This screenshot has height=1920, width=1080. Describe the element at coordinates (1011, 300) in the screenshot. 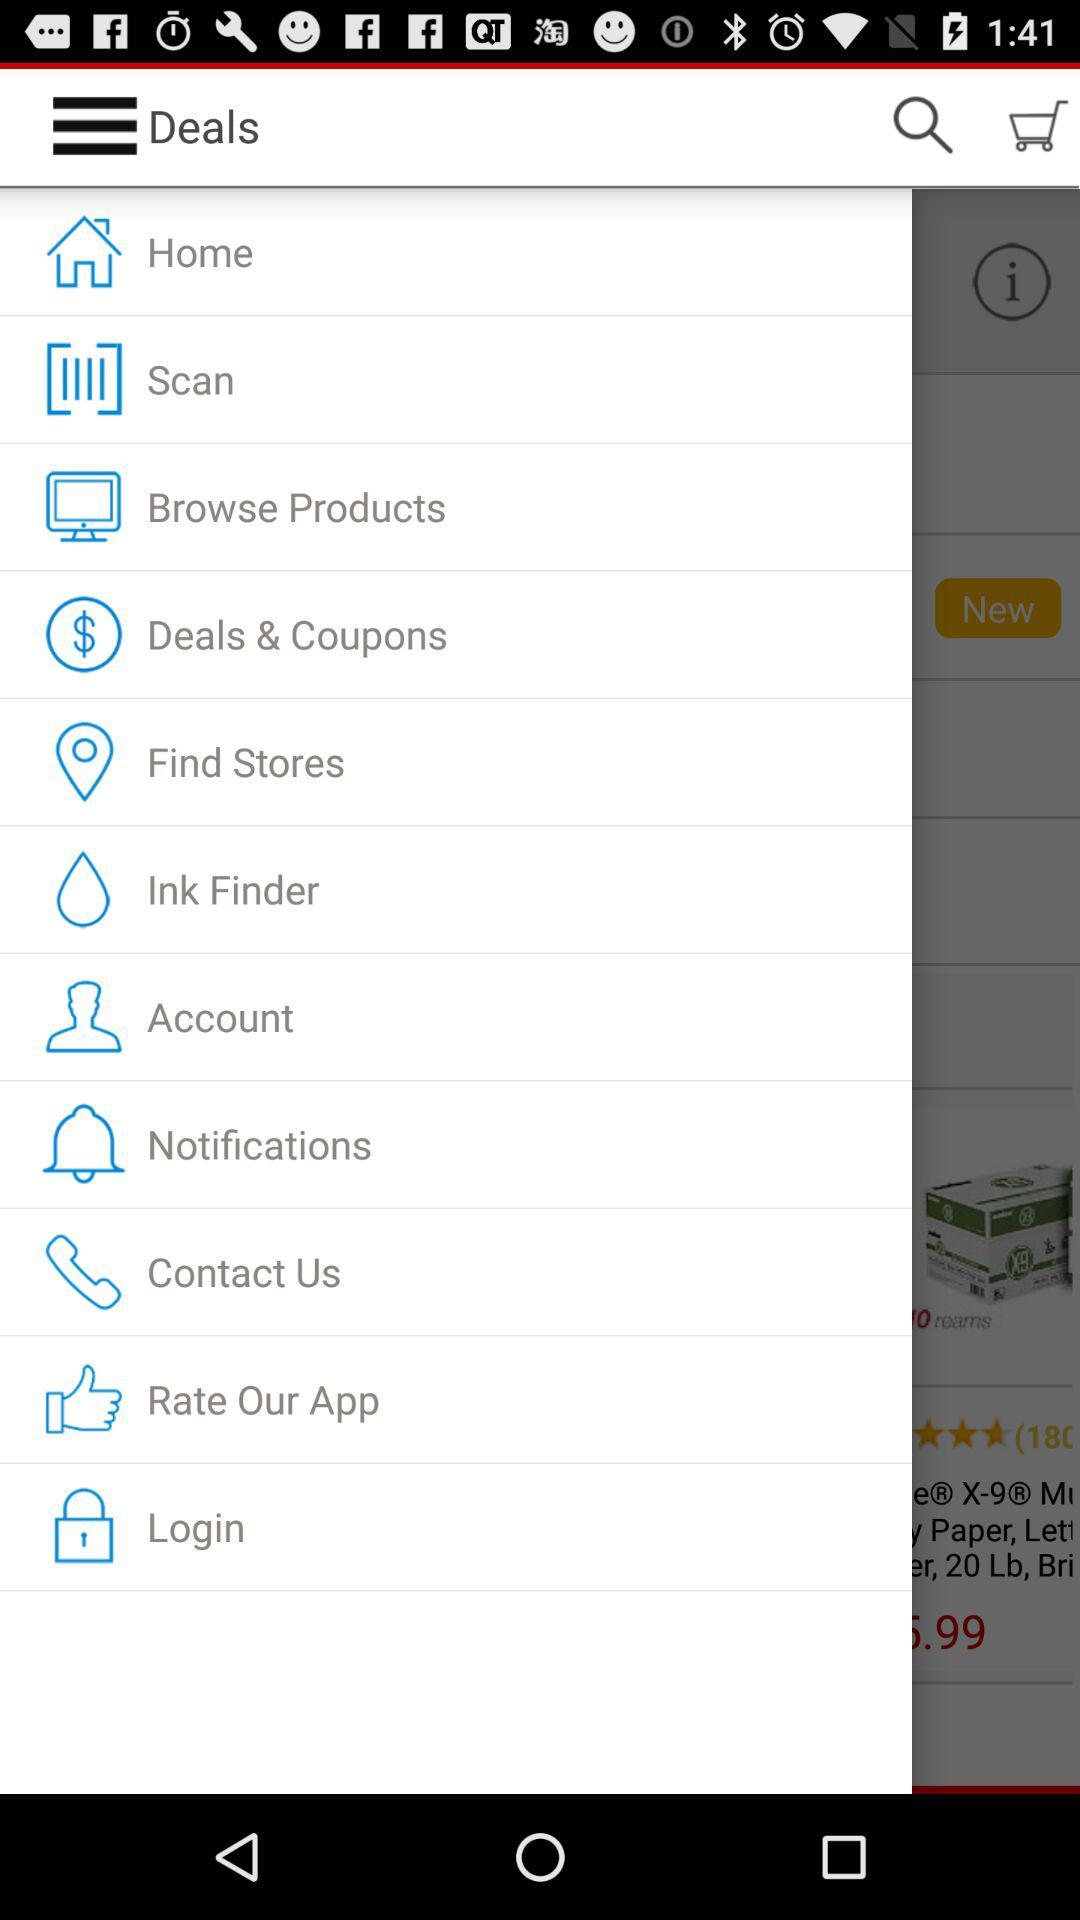

I see `the info icon` at that location.